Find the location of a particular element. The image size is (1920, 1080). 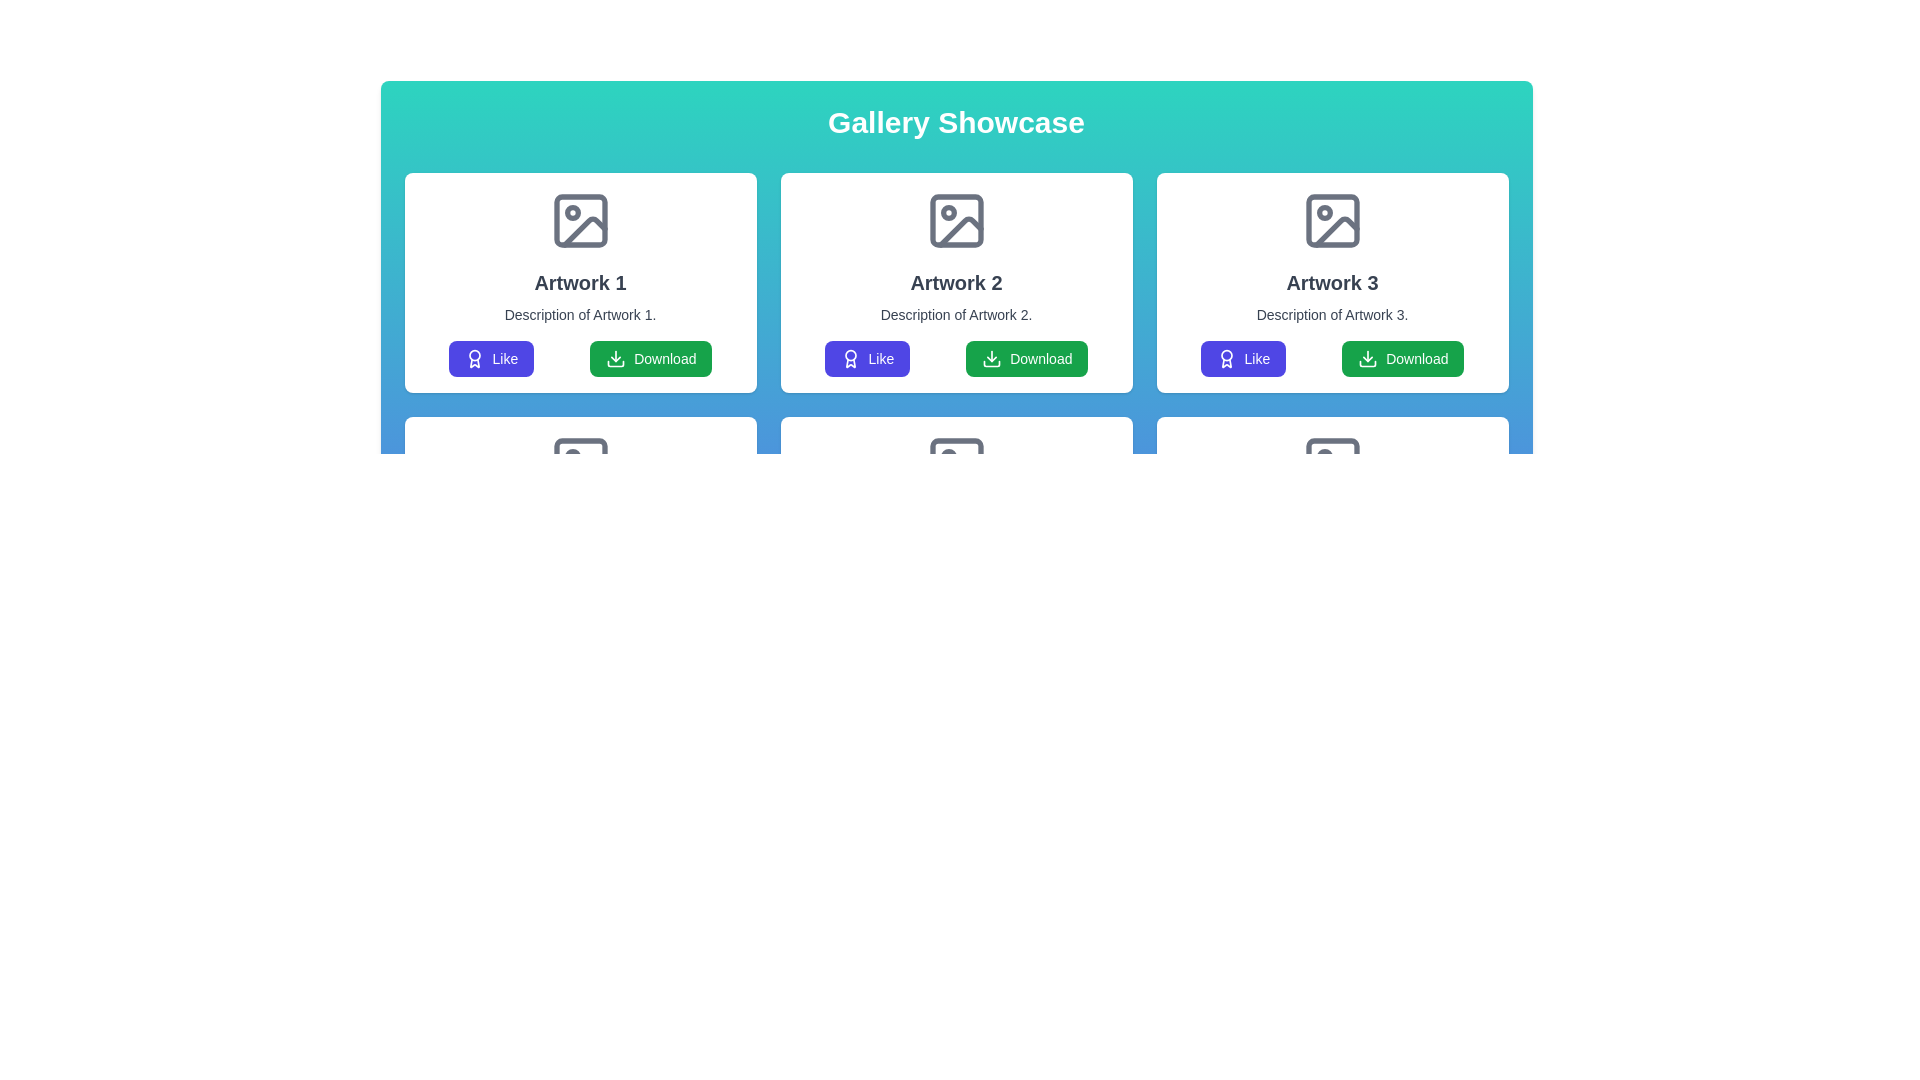

the download icon located within the 'Download' button, which is positioned to the right of the 'Like' button under the 'Artwork 3' section in the 'Gallery Showcase' layout to initiate a download is located at coordinates (1367, 357).